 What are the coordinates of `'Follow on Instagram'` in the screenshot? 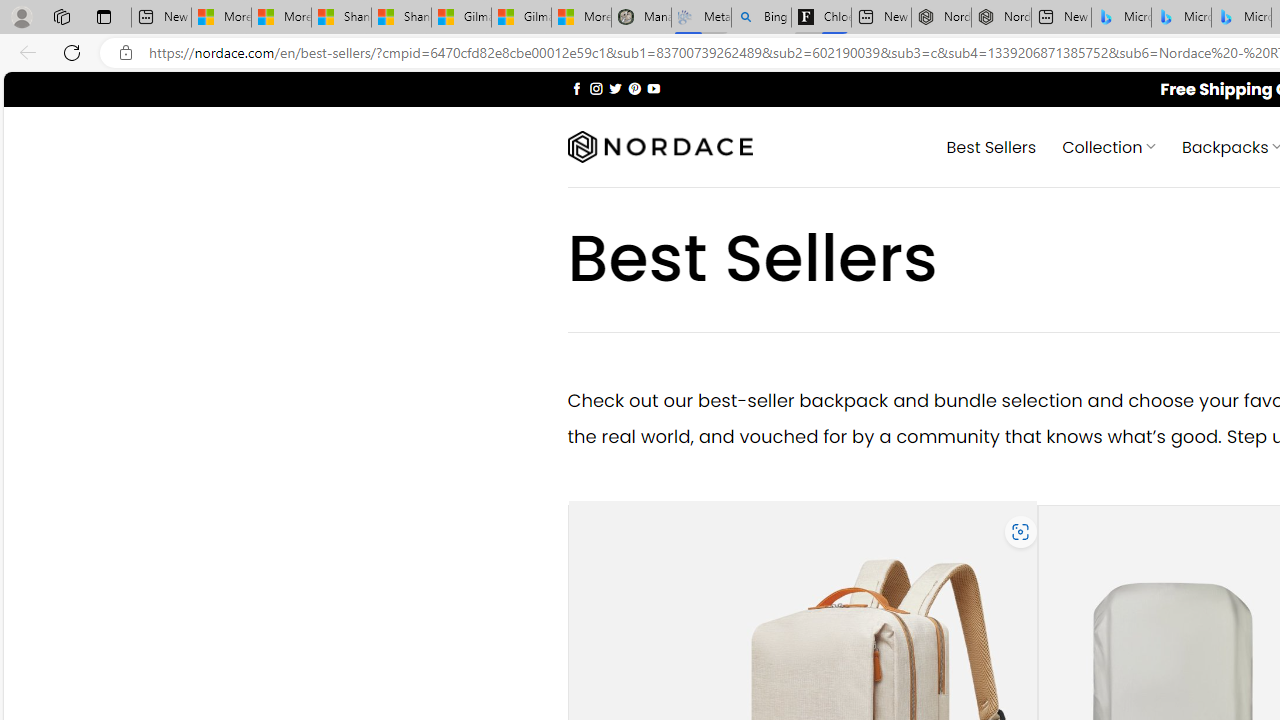 It's located at (595, 87).